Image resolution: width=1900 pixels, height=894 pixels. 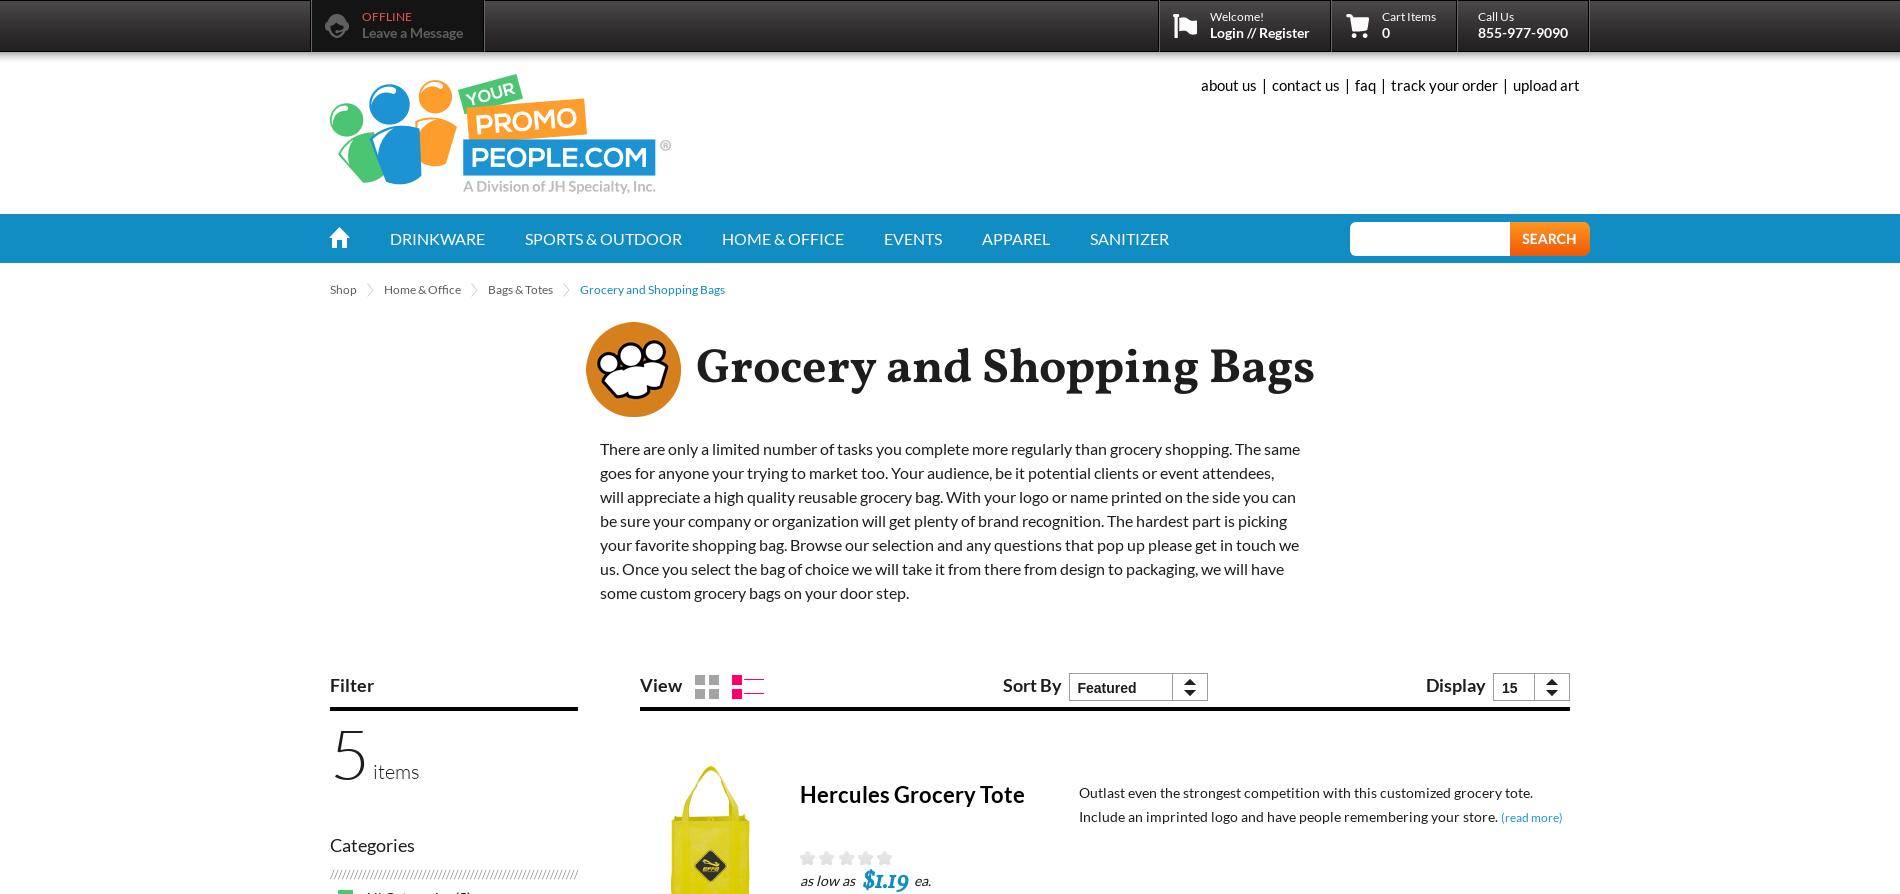 I want to click on 'contact us', so click(x=1305, y=85).